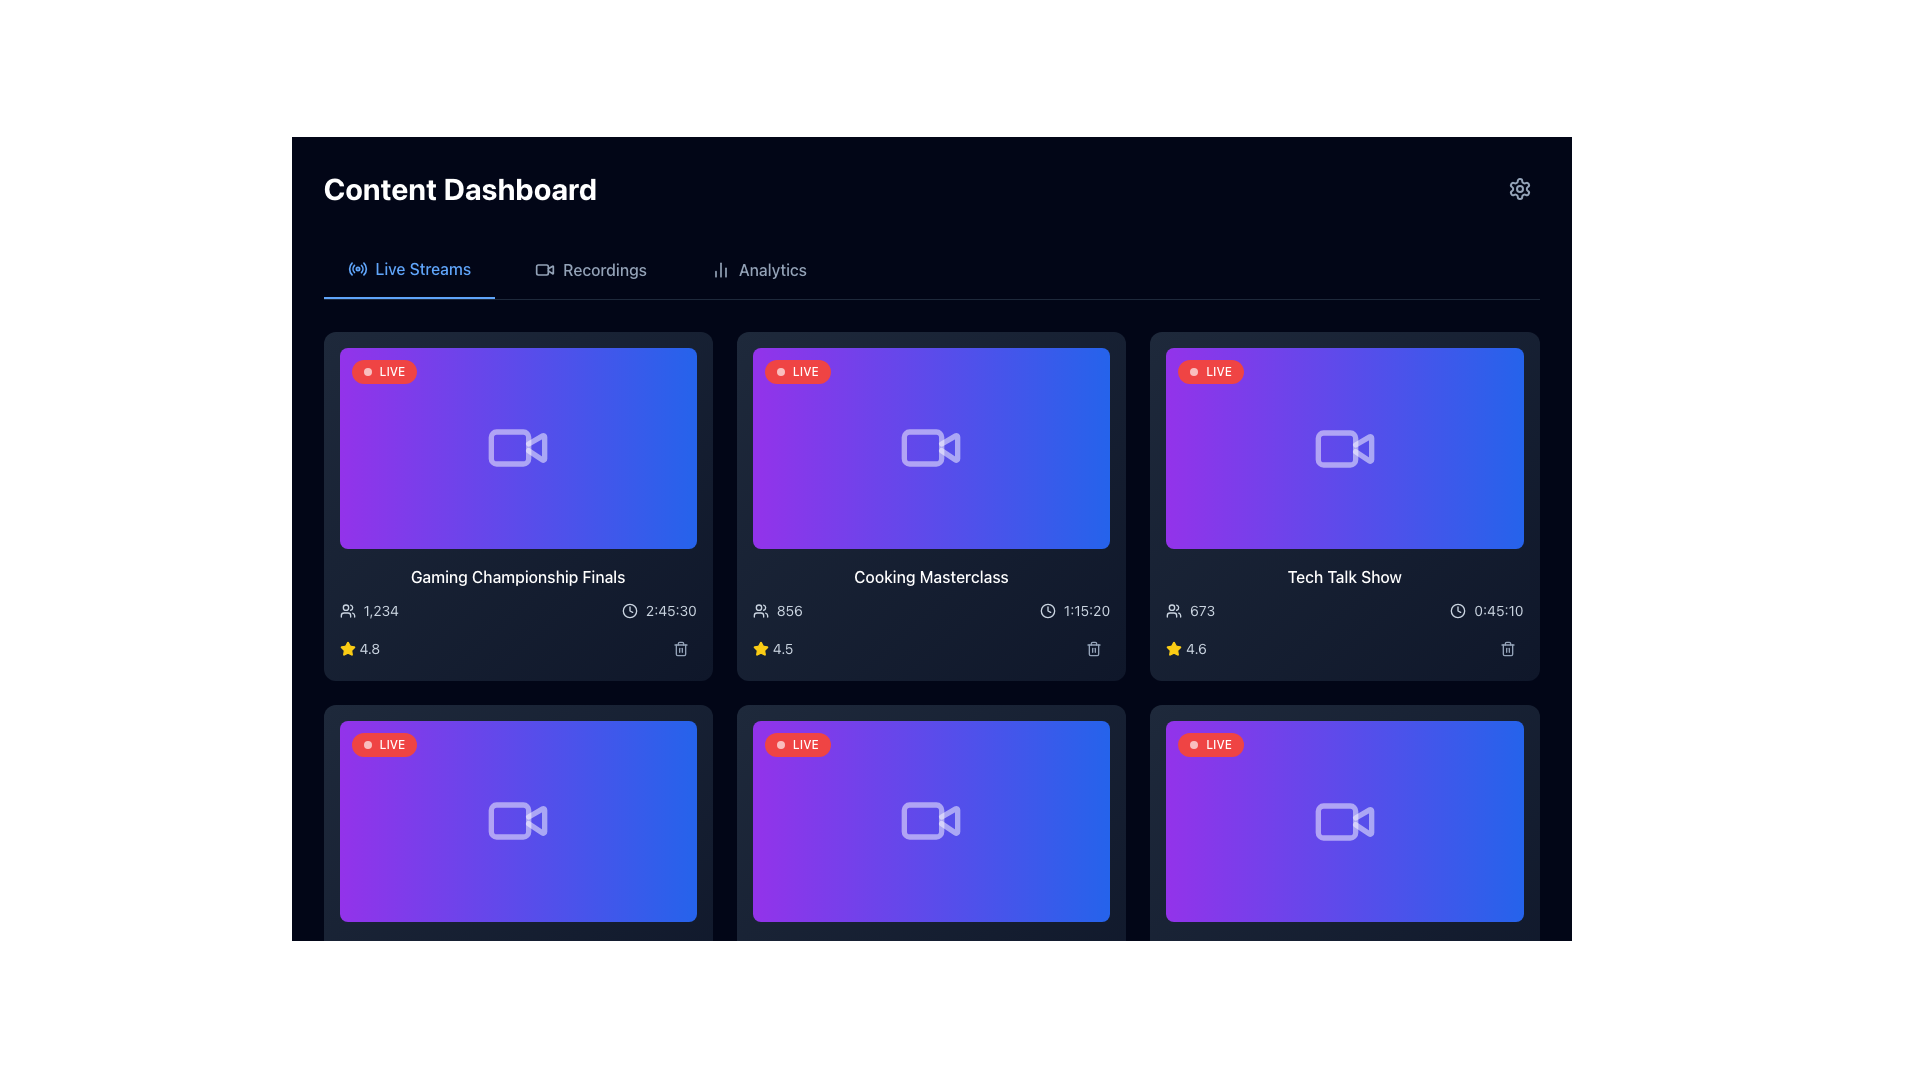  What do you see at coordinates (369, 648) in the screenshot?
I see `the Text label displaying the rating value located below the 'Gaming Championship Finals' card in the content dashboard, next to the yellow star icon` at bounding box center [369, 648].